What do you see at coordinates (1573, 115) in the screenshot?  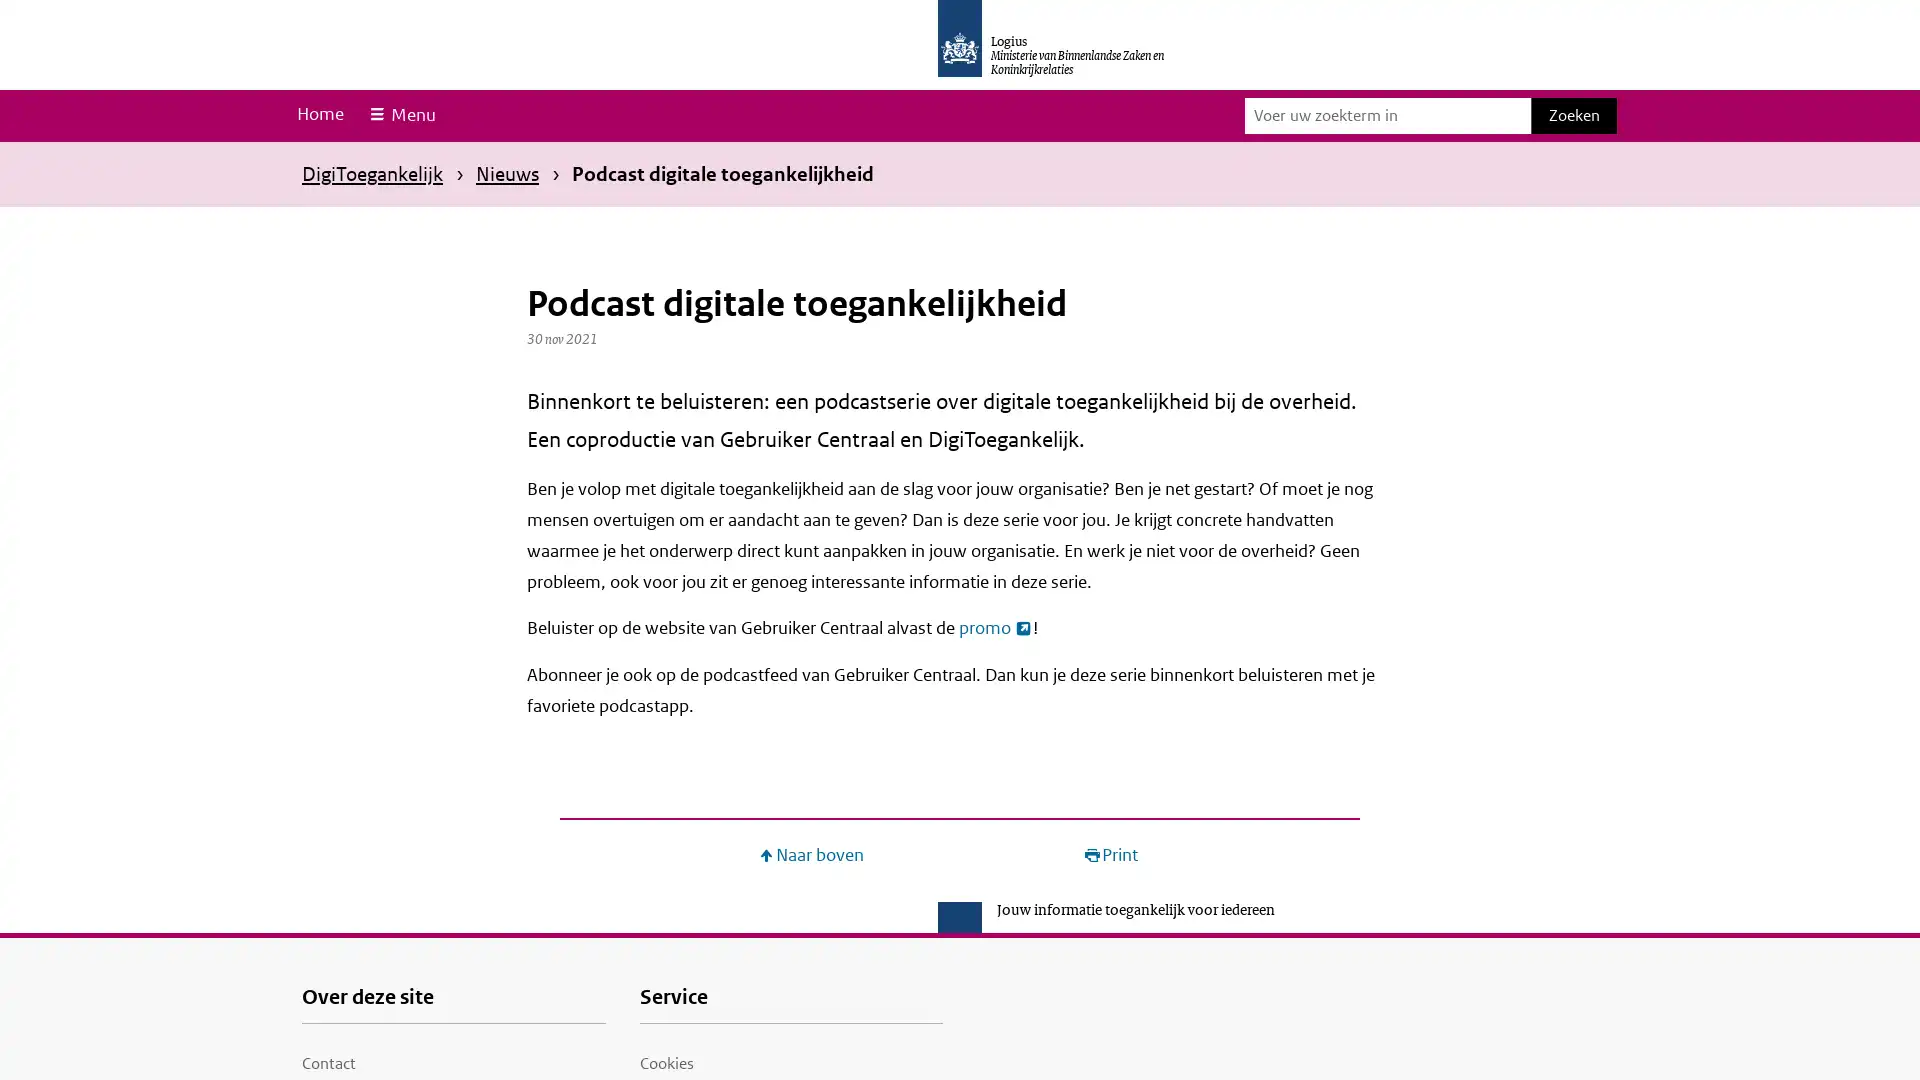 I see `Zoeken` at bounding box center [1573, 115].